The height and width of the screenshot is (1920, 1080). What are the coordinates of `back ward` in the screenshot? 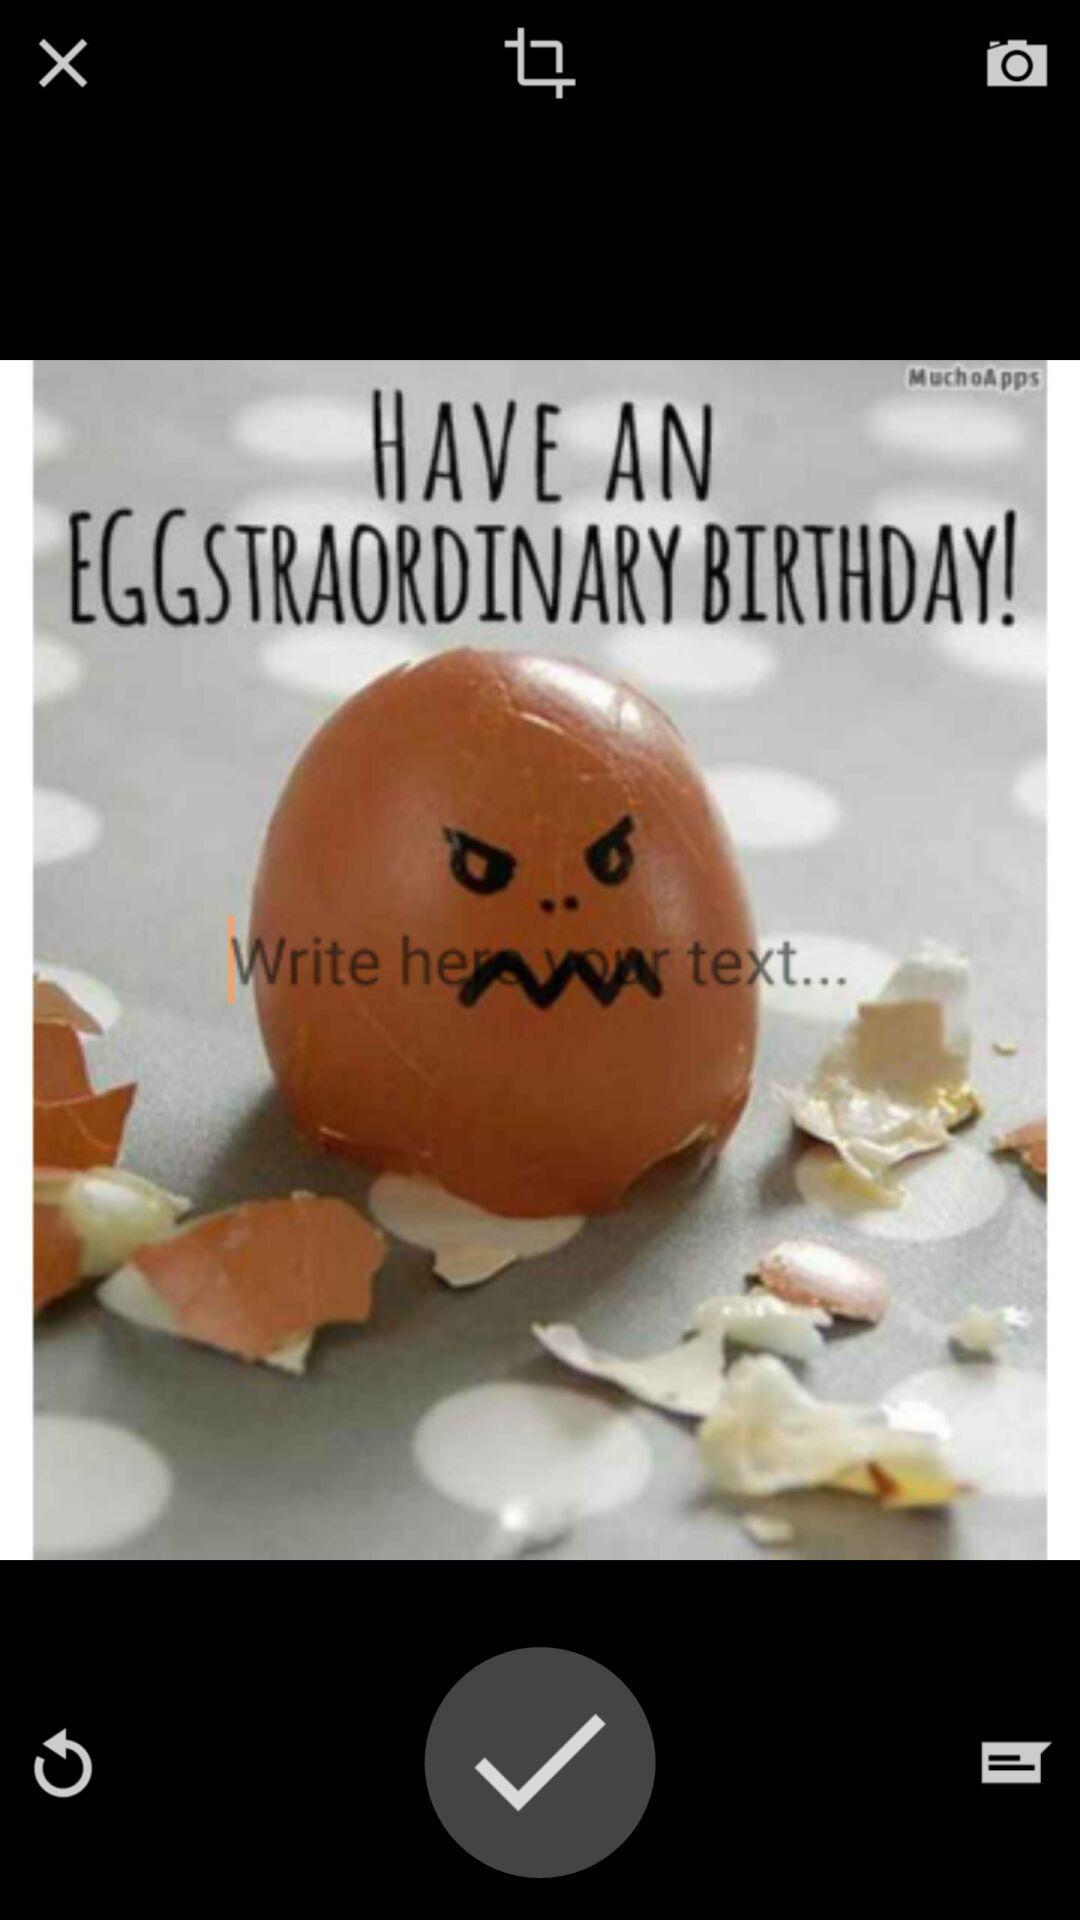 It's located at (61, 1762).